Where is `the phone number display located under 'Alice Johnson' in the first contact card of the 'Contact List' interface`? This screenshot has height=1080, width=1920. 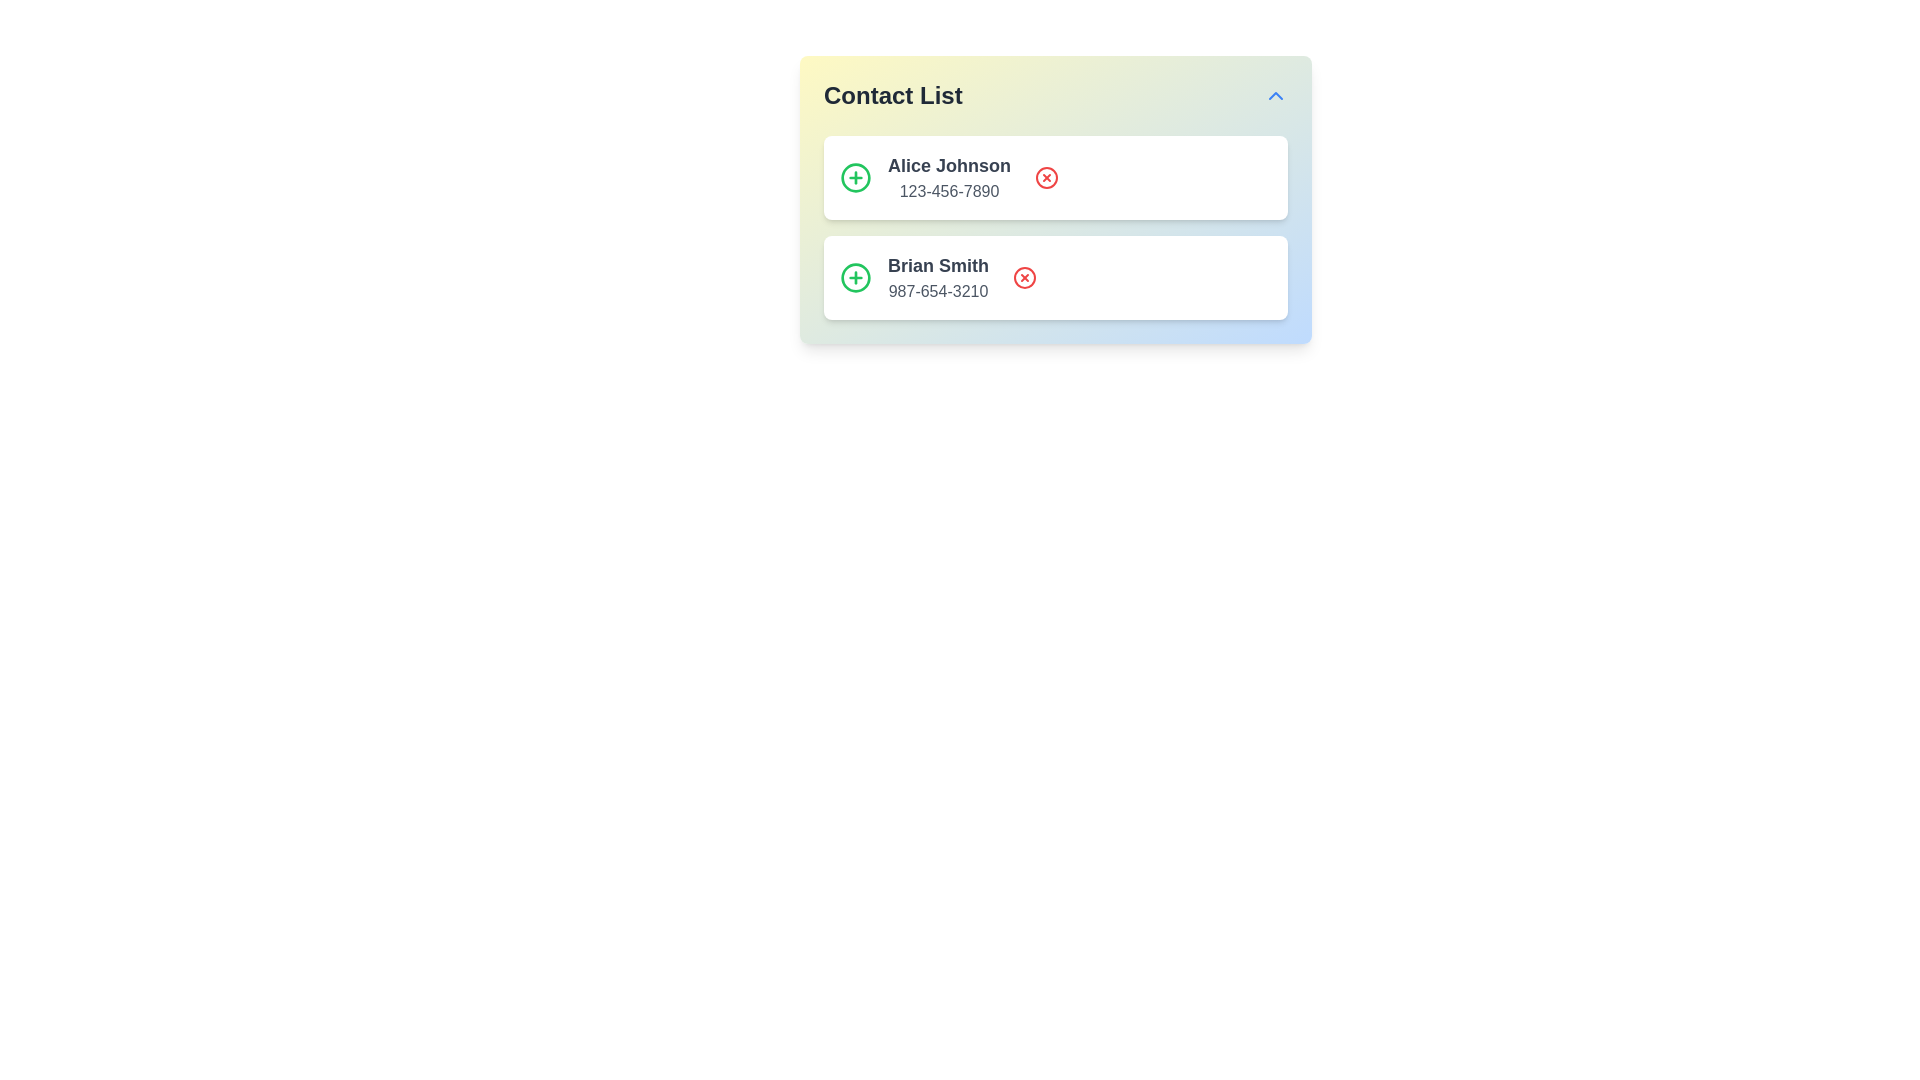
the phone number display located under 'Alice Johnson' in the first contact card of the 'Contact List' interface is located at coordinates (948, 192).